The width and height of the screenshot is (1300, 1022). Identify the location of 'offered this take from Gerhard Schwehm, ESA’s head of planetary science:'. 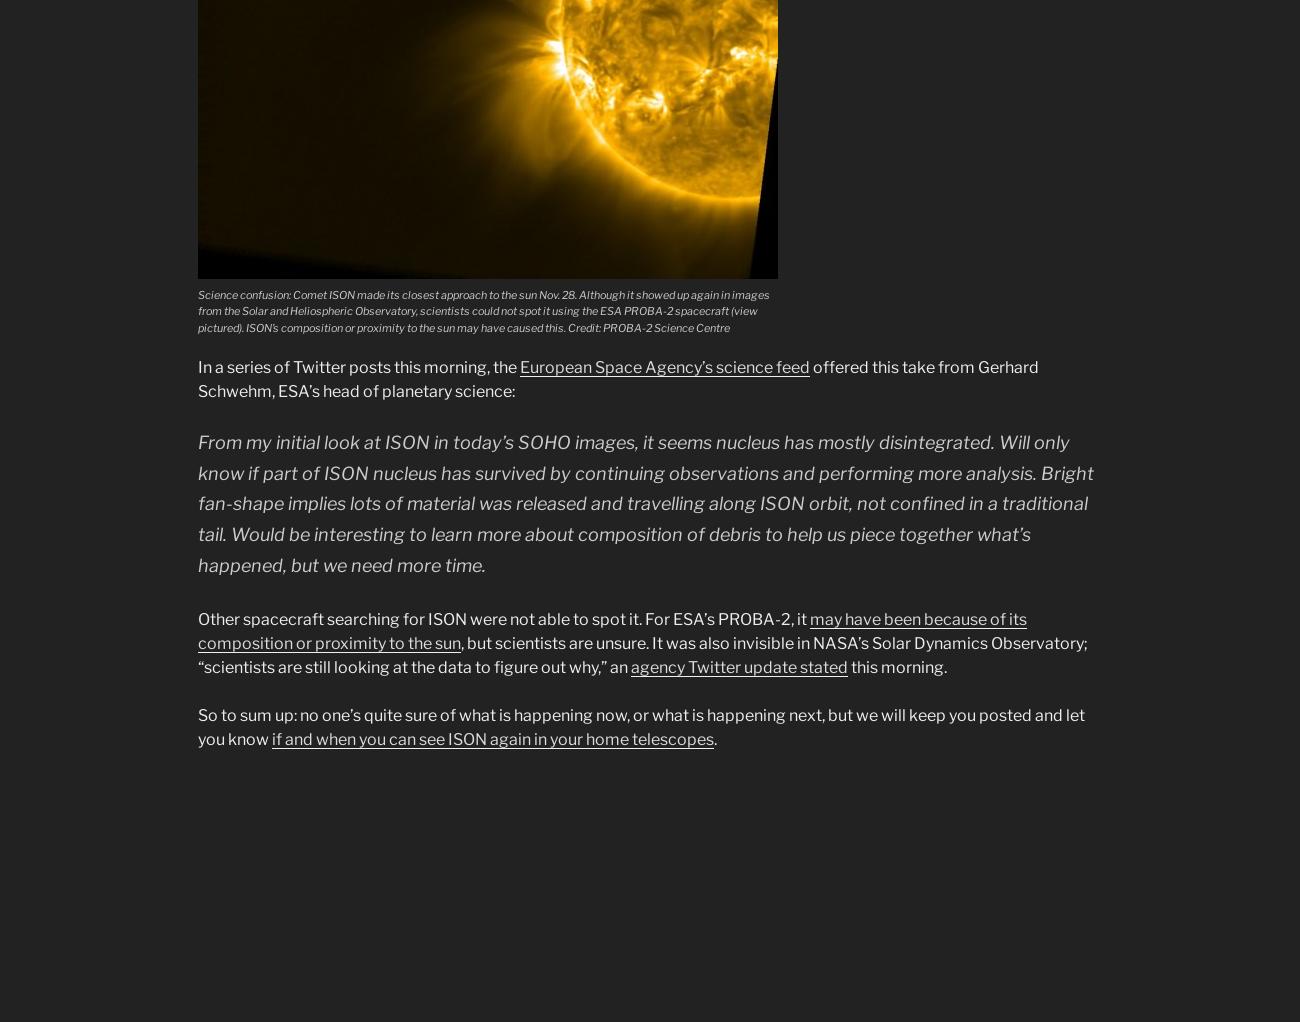
(618, 378).